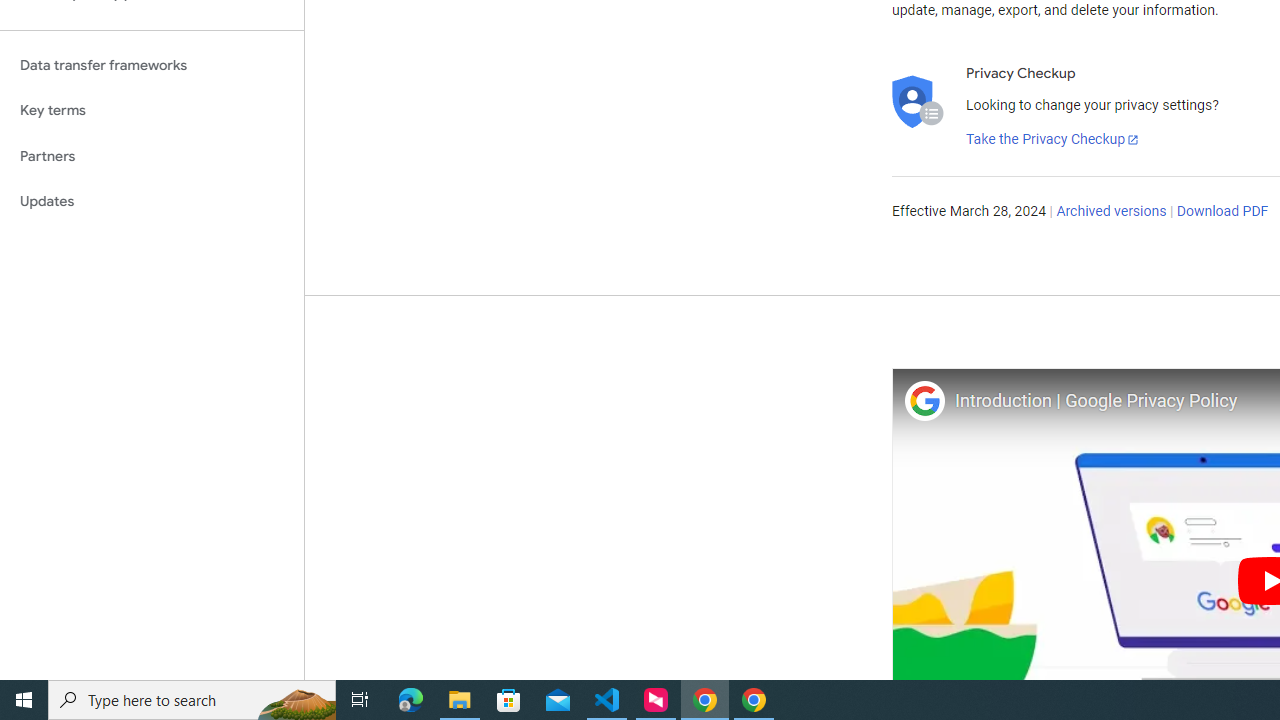 This screenshot has width=1280, height=720. What do you see at coordinates (151, 64) in the screenshot?
I see `'Data transfer frameworks'` at bounding box center [151, 64].